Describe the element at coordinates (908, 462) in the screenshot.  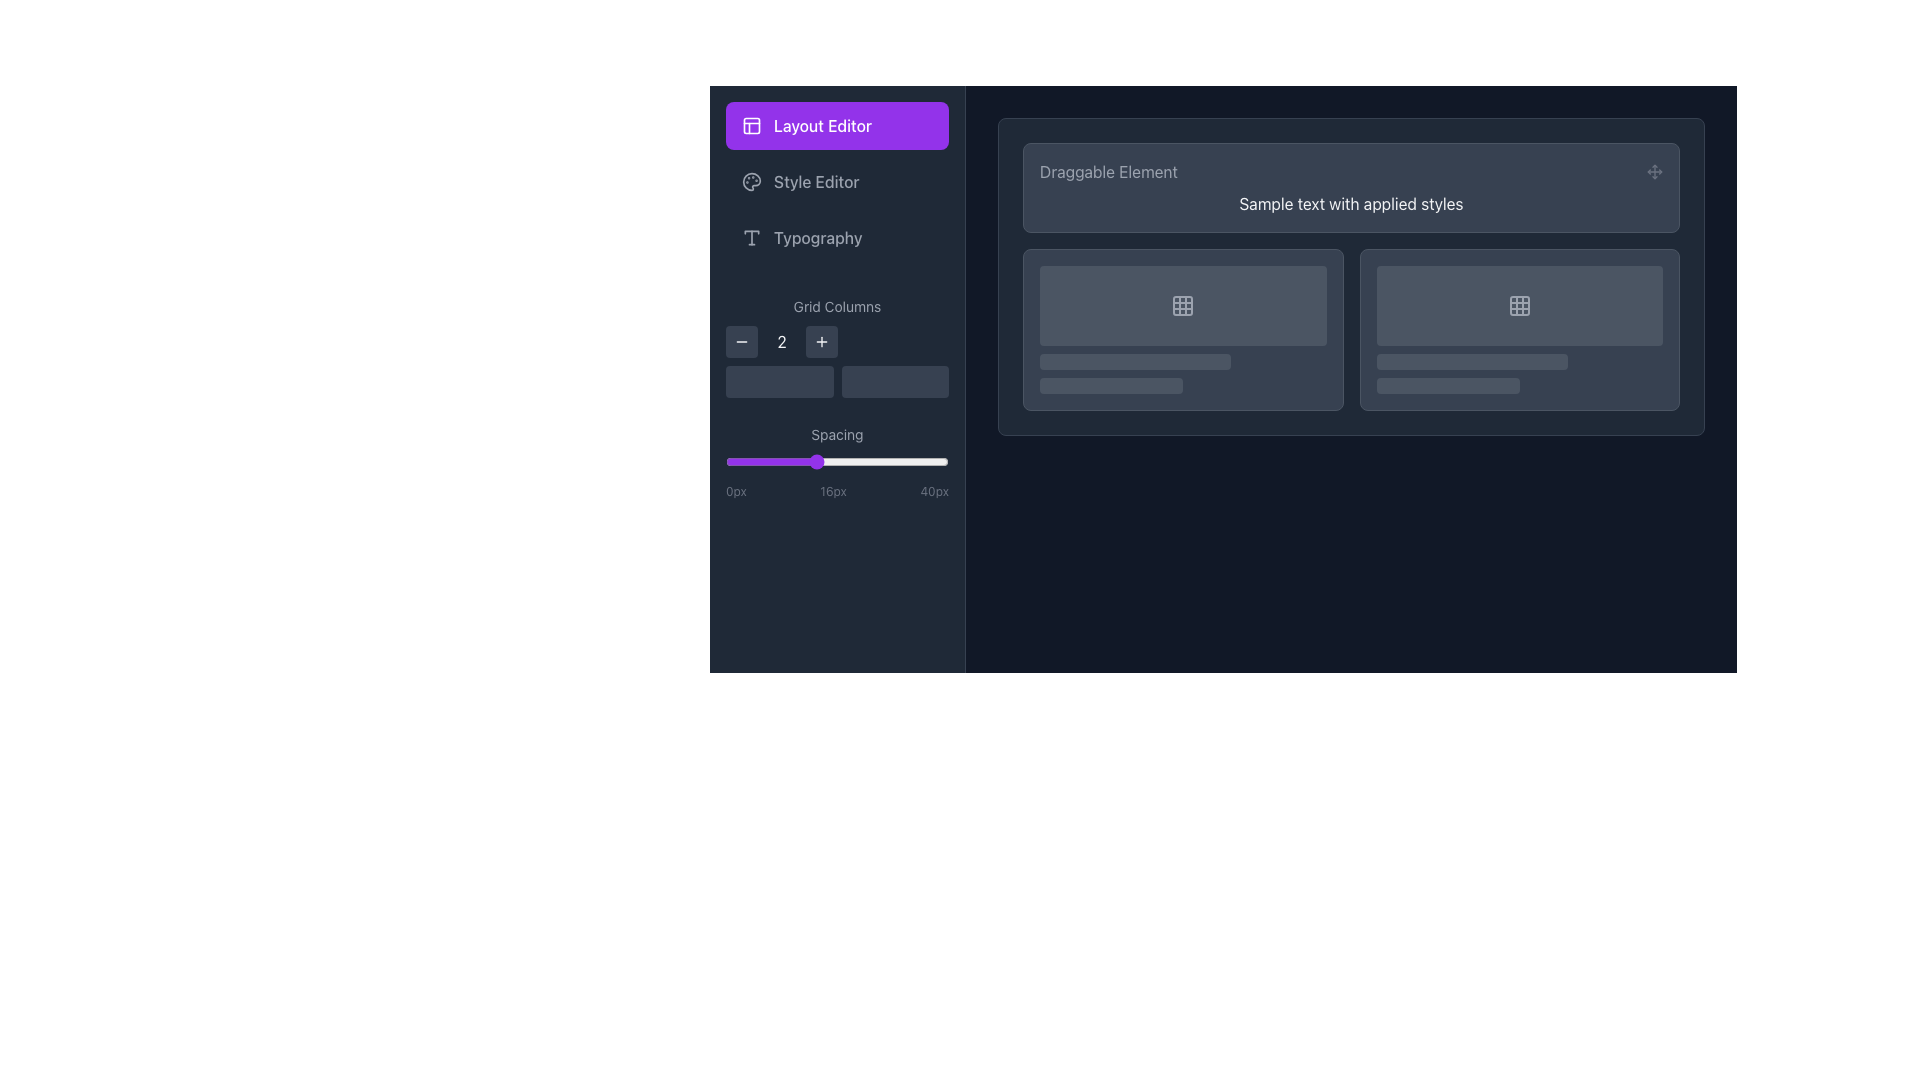
I see `the spacing value` at that location.